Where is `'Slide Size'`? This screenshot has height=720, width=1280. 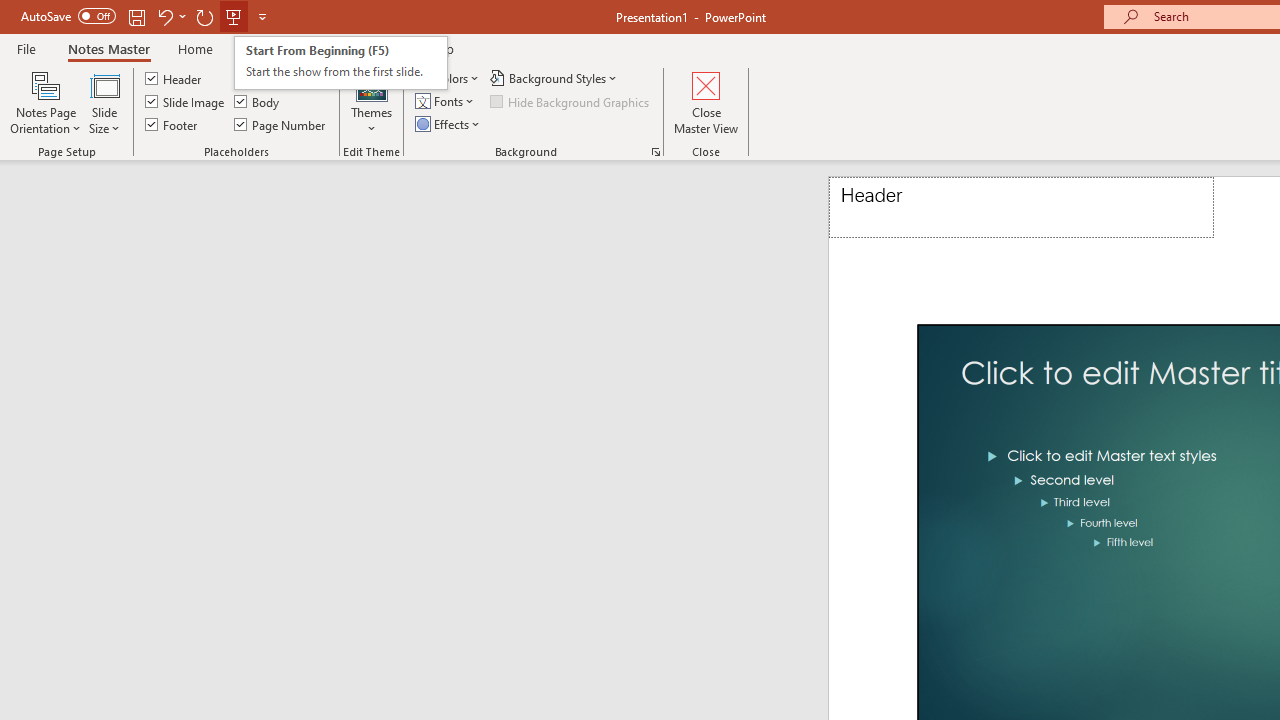 'Slide Size' is located at coordinates (103, 103).